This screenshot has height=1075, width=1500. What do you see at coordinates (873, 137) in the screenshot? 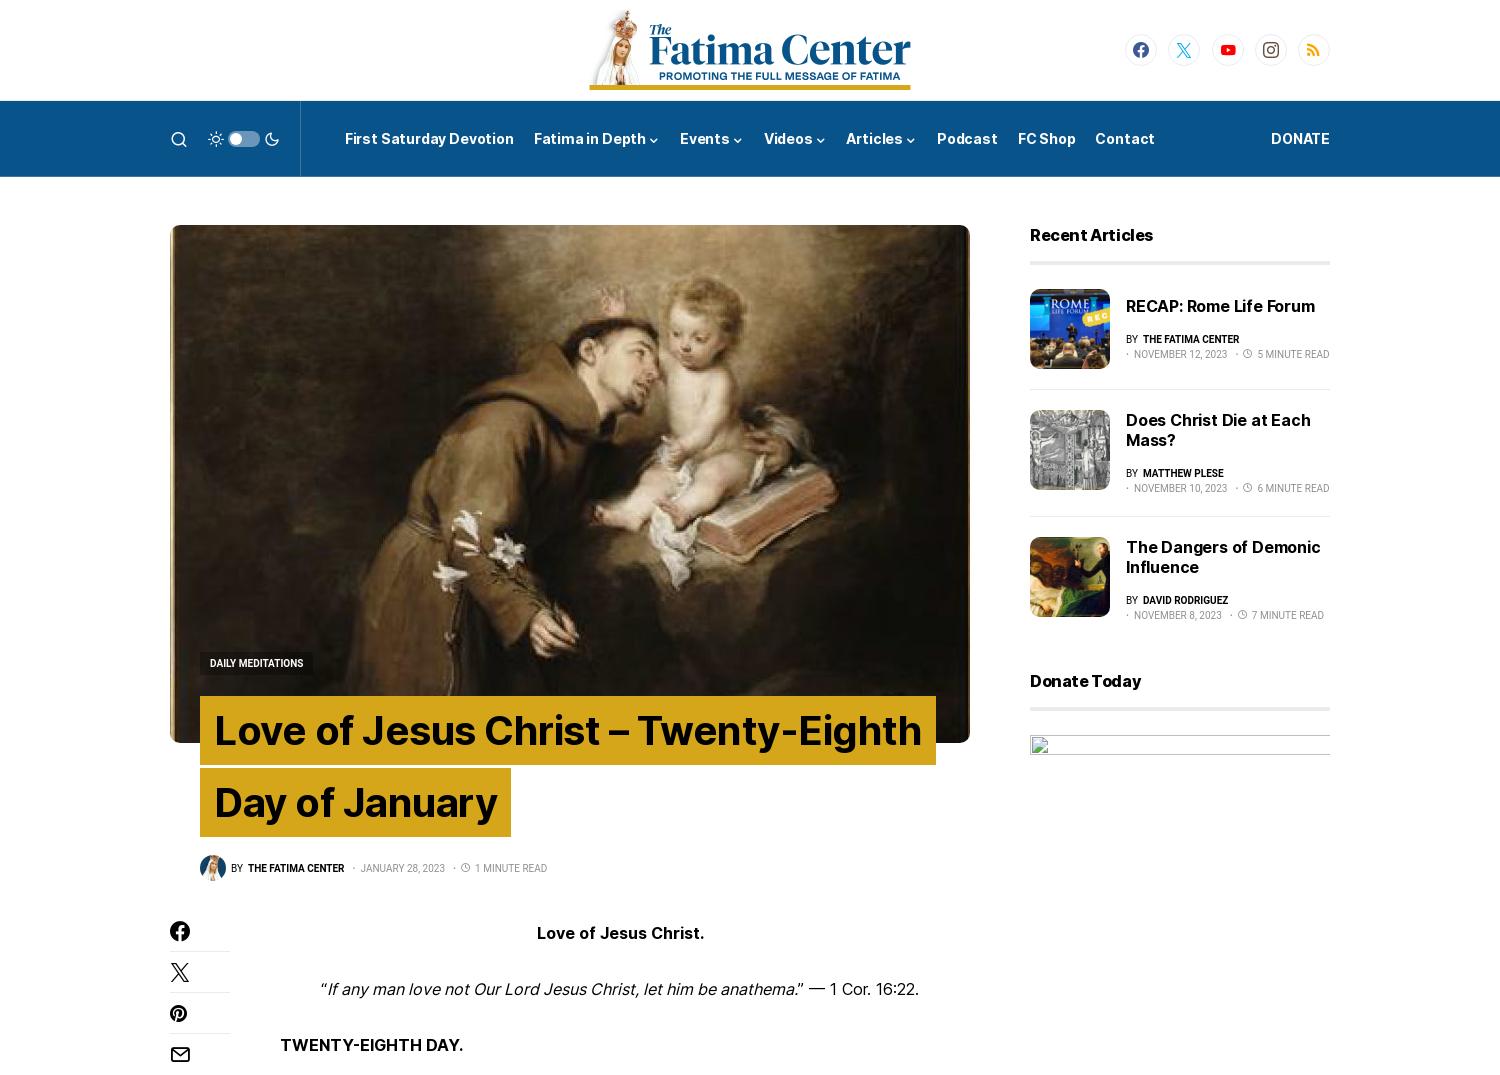
I see `'Articles'` at bounding box center [873, 137].